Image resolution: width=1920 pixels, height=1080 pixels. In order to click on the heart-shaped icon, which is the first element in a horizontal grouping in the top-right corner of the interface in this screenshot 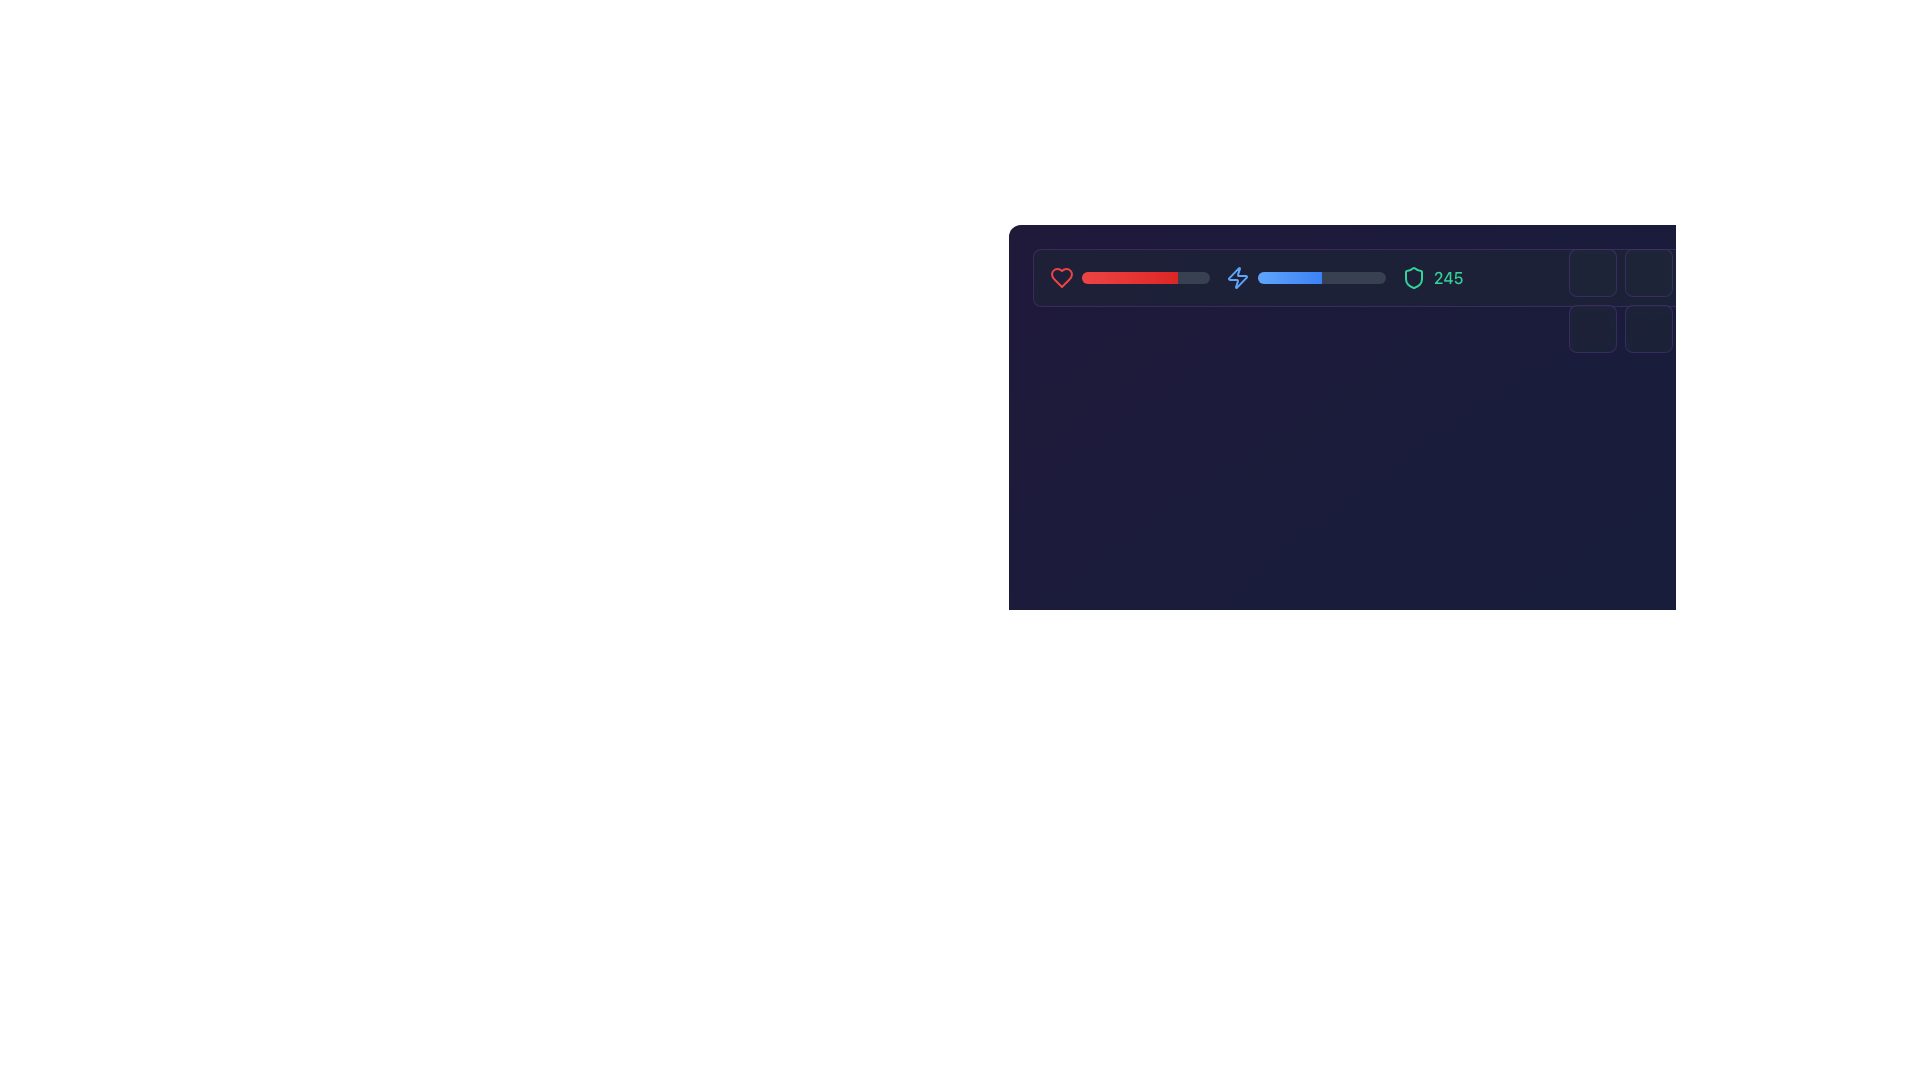, I will do `click(1060, 277)`.